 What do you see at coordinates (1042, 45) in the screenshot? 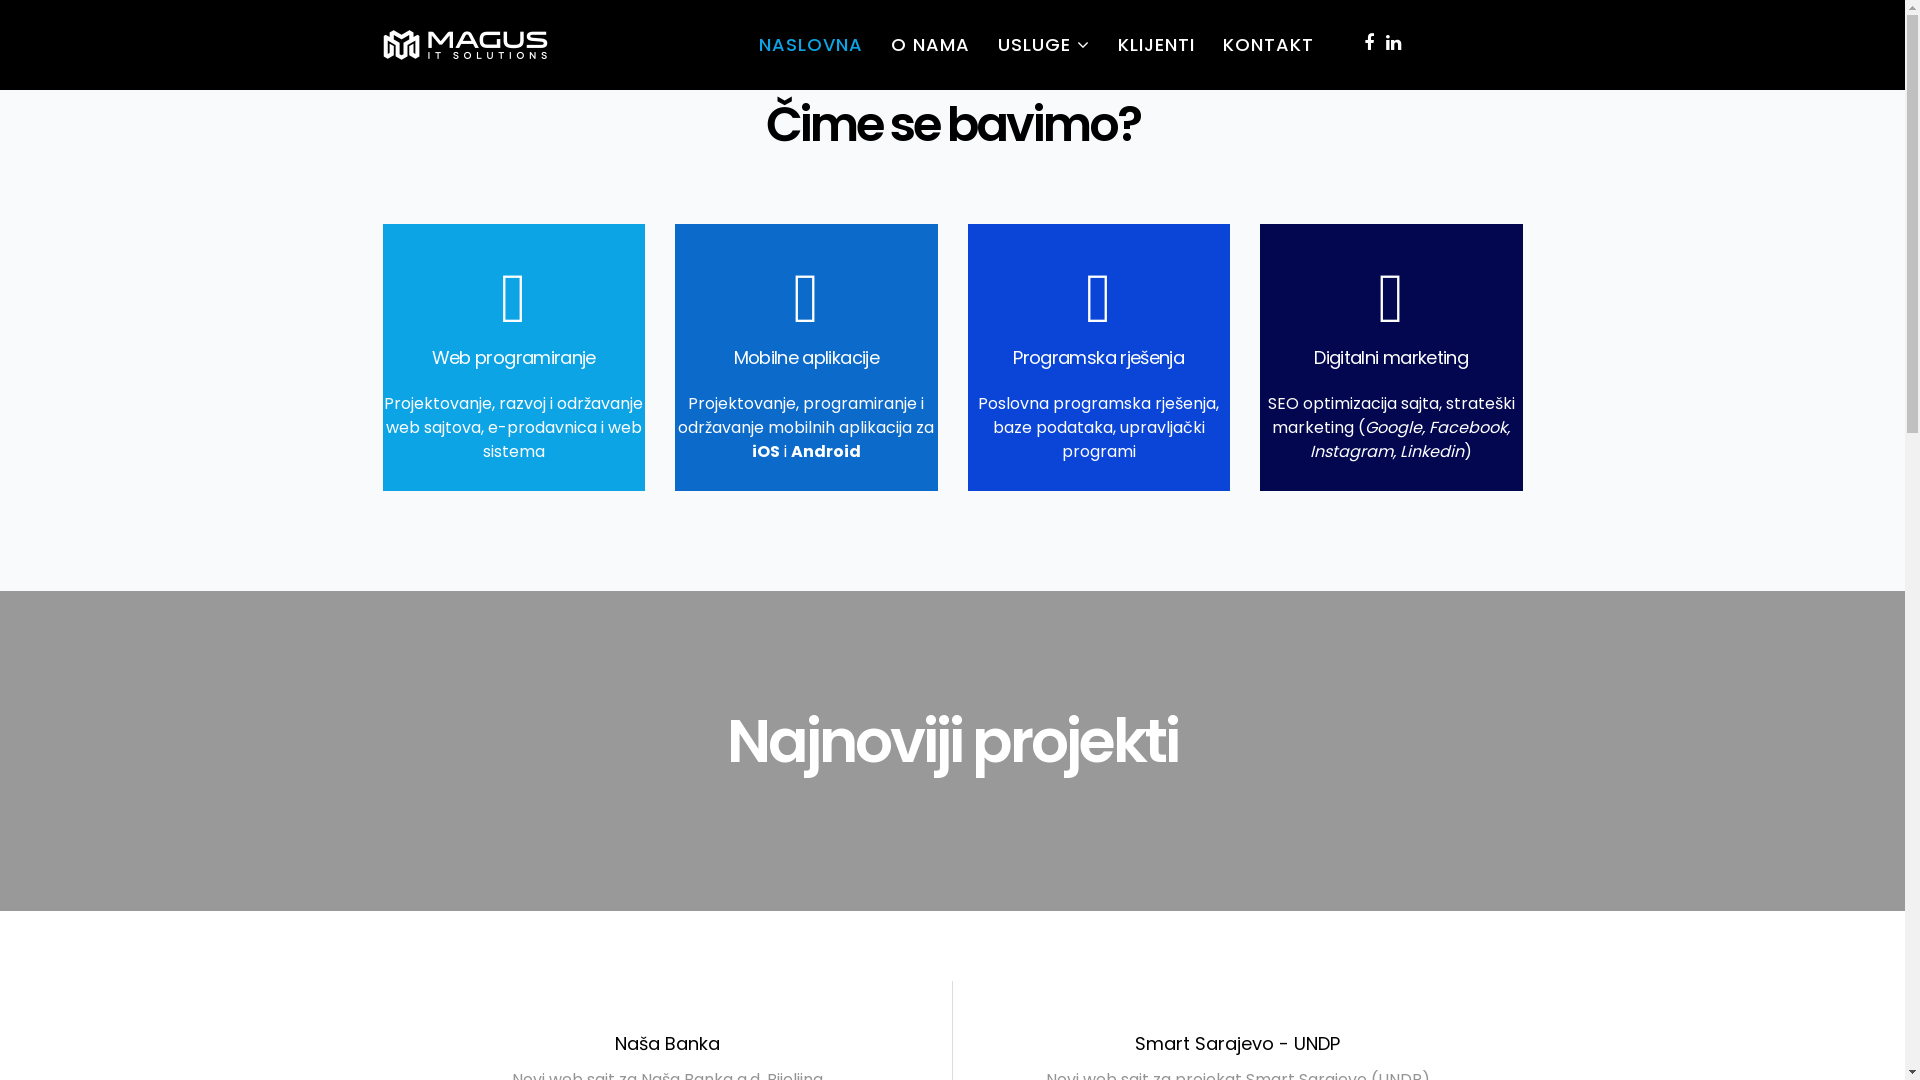
I see `'USLUGE'` at bounding box center [1042, 45].